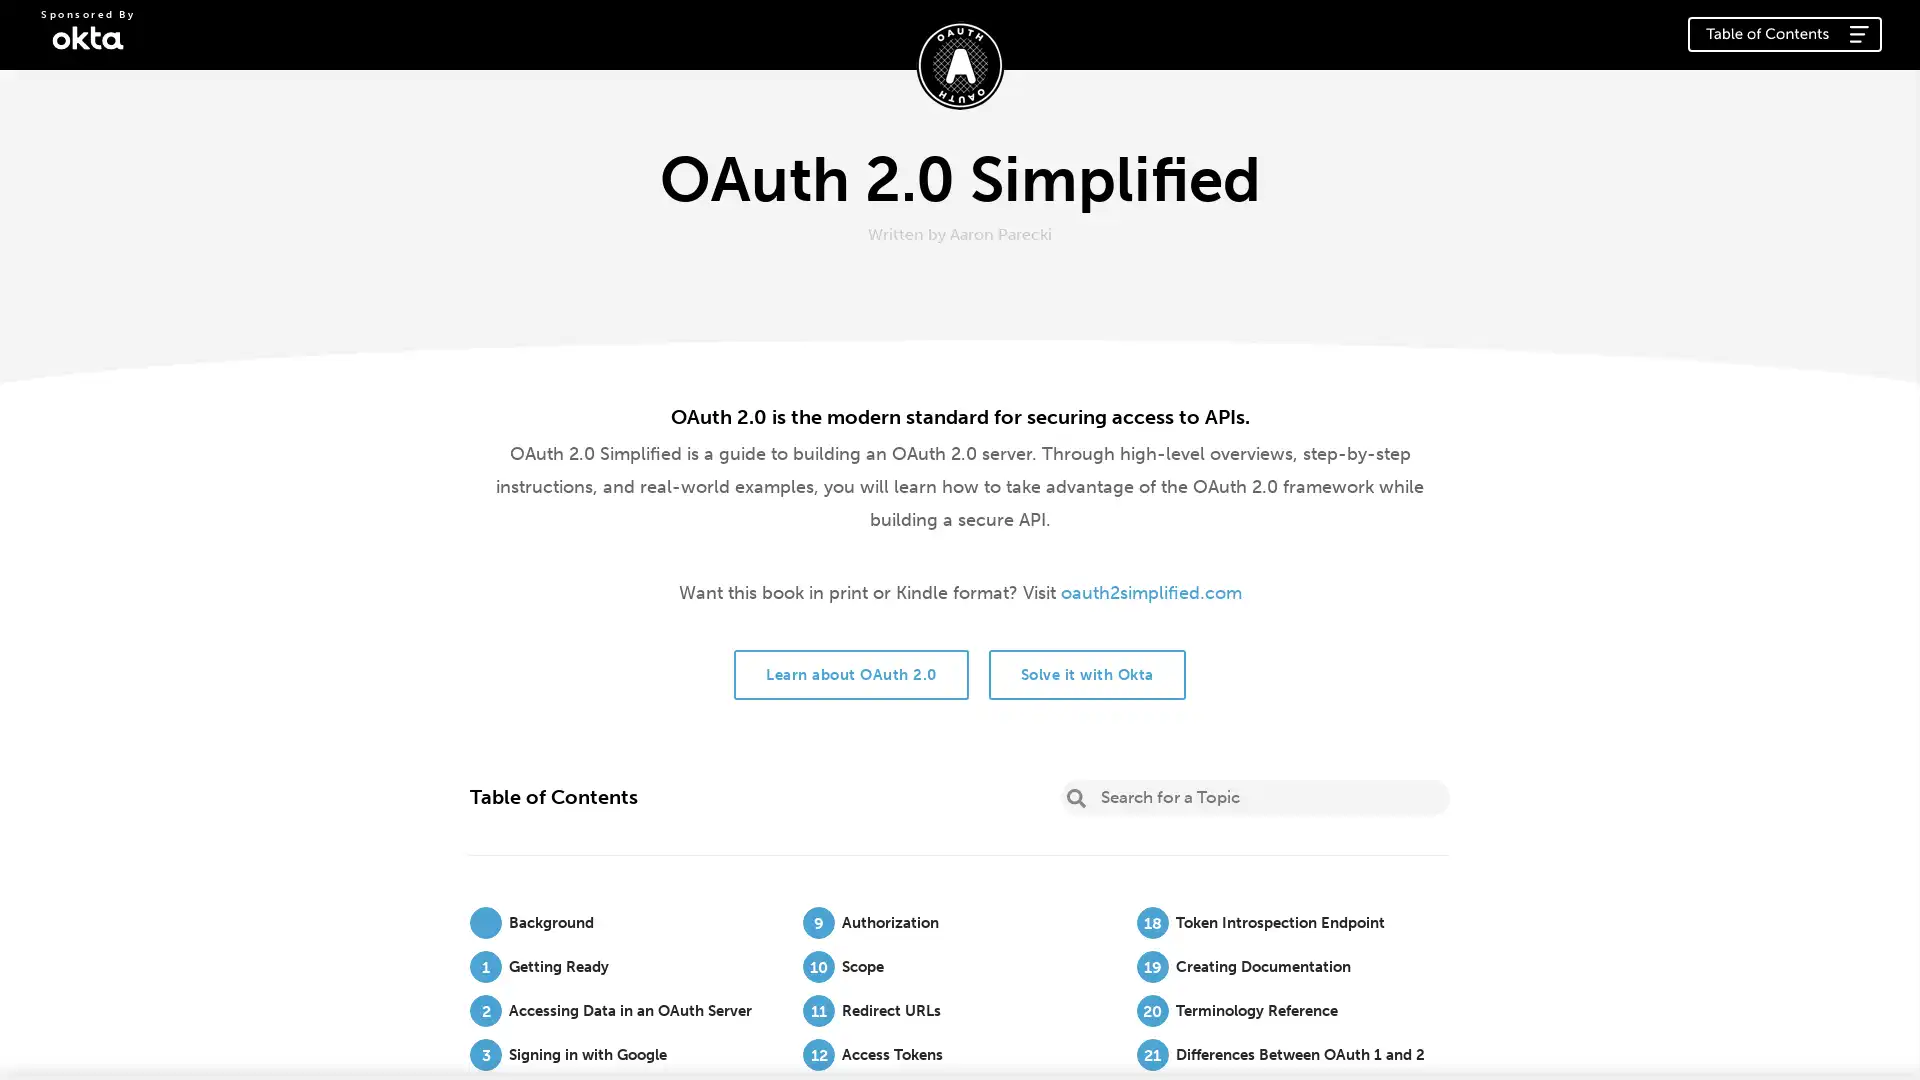 This screenshot has height=1080, width=1920. I want to click on Cookie Settings, so click(1203, 1044).